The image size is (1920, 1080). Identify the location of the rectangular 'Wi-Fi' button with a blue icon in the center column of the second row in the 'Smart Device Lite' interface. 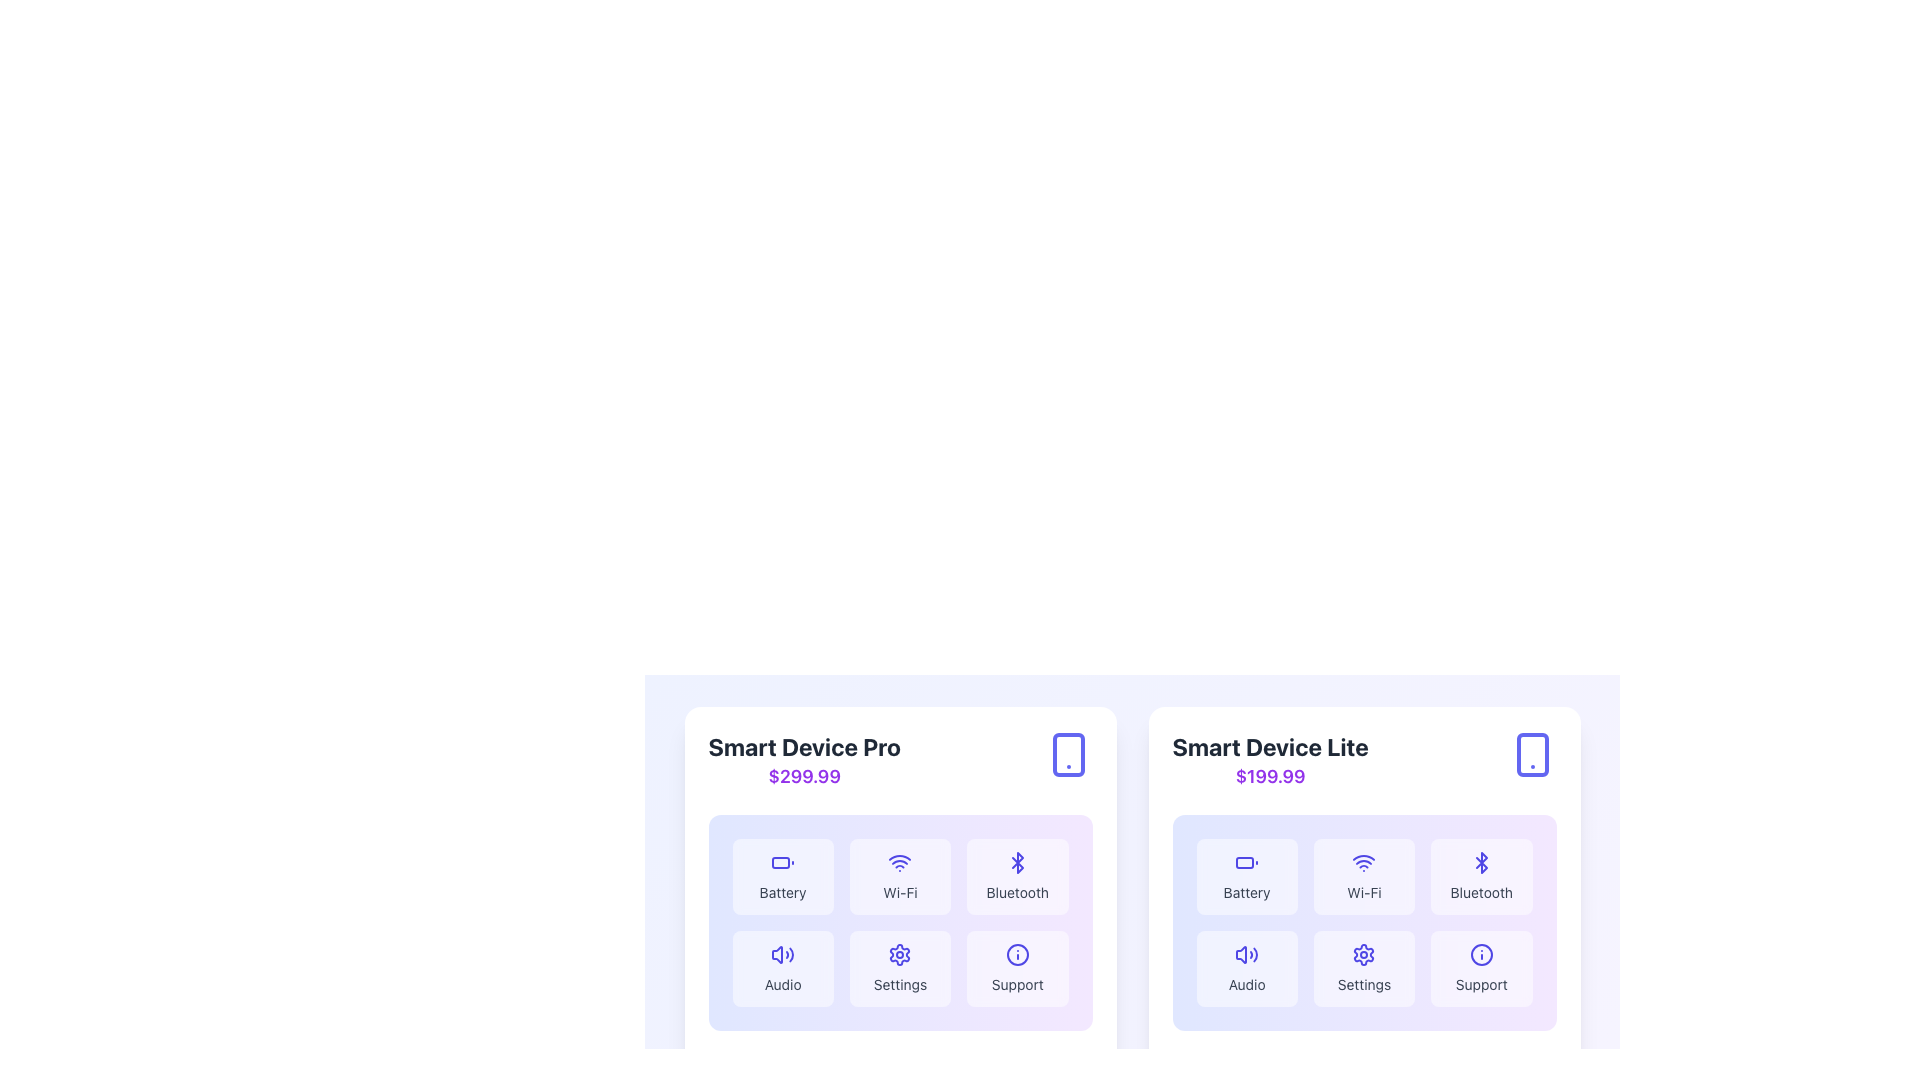
(1363, 875).